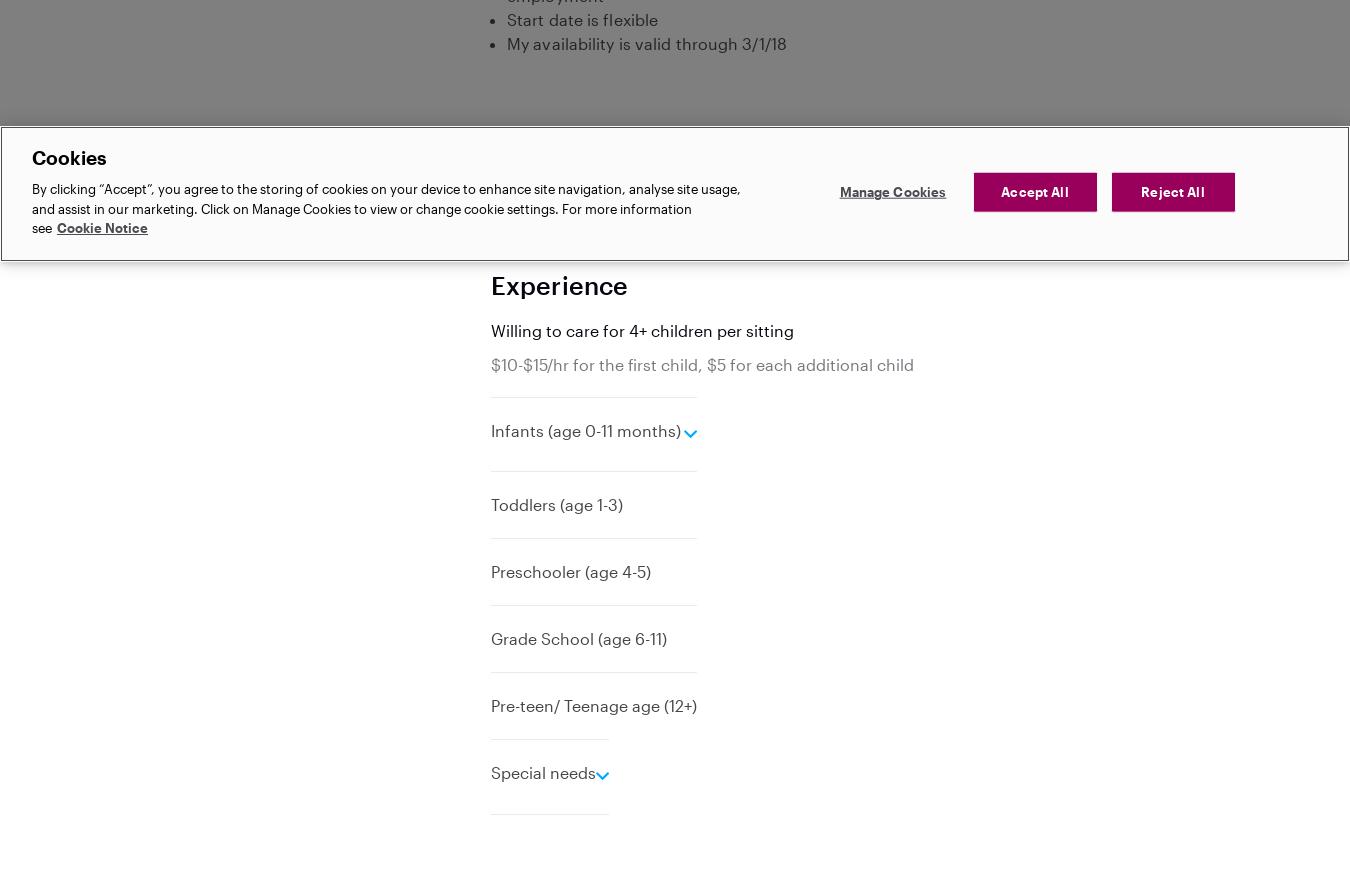  Describe the element at coordinates (558, 282) in the screenshot. I see `'Experience'` at that location.